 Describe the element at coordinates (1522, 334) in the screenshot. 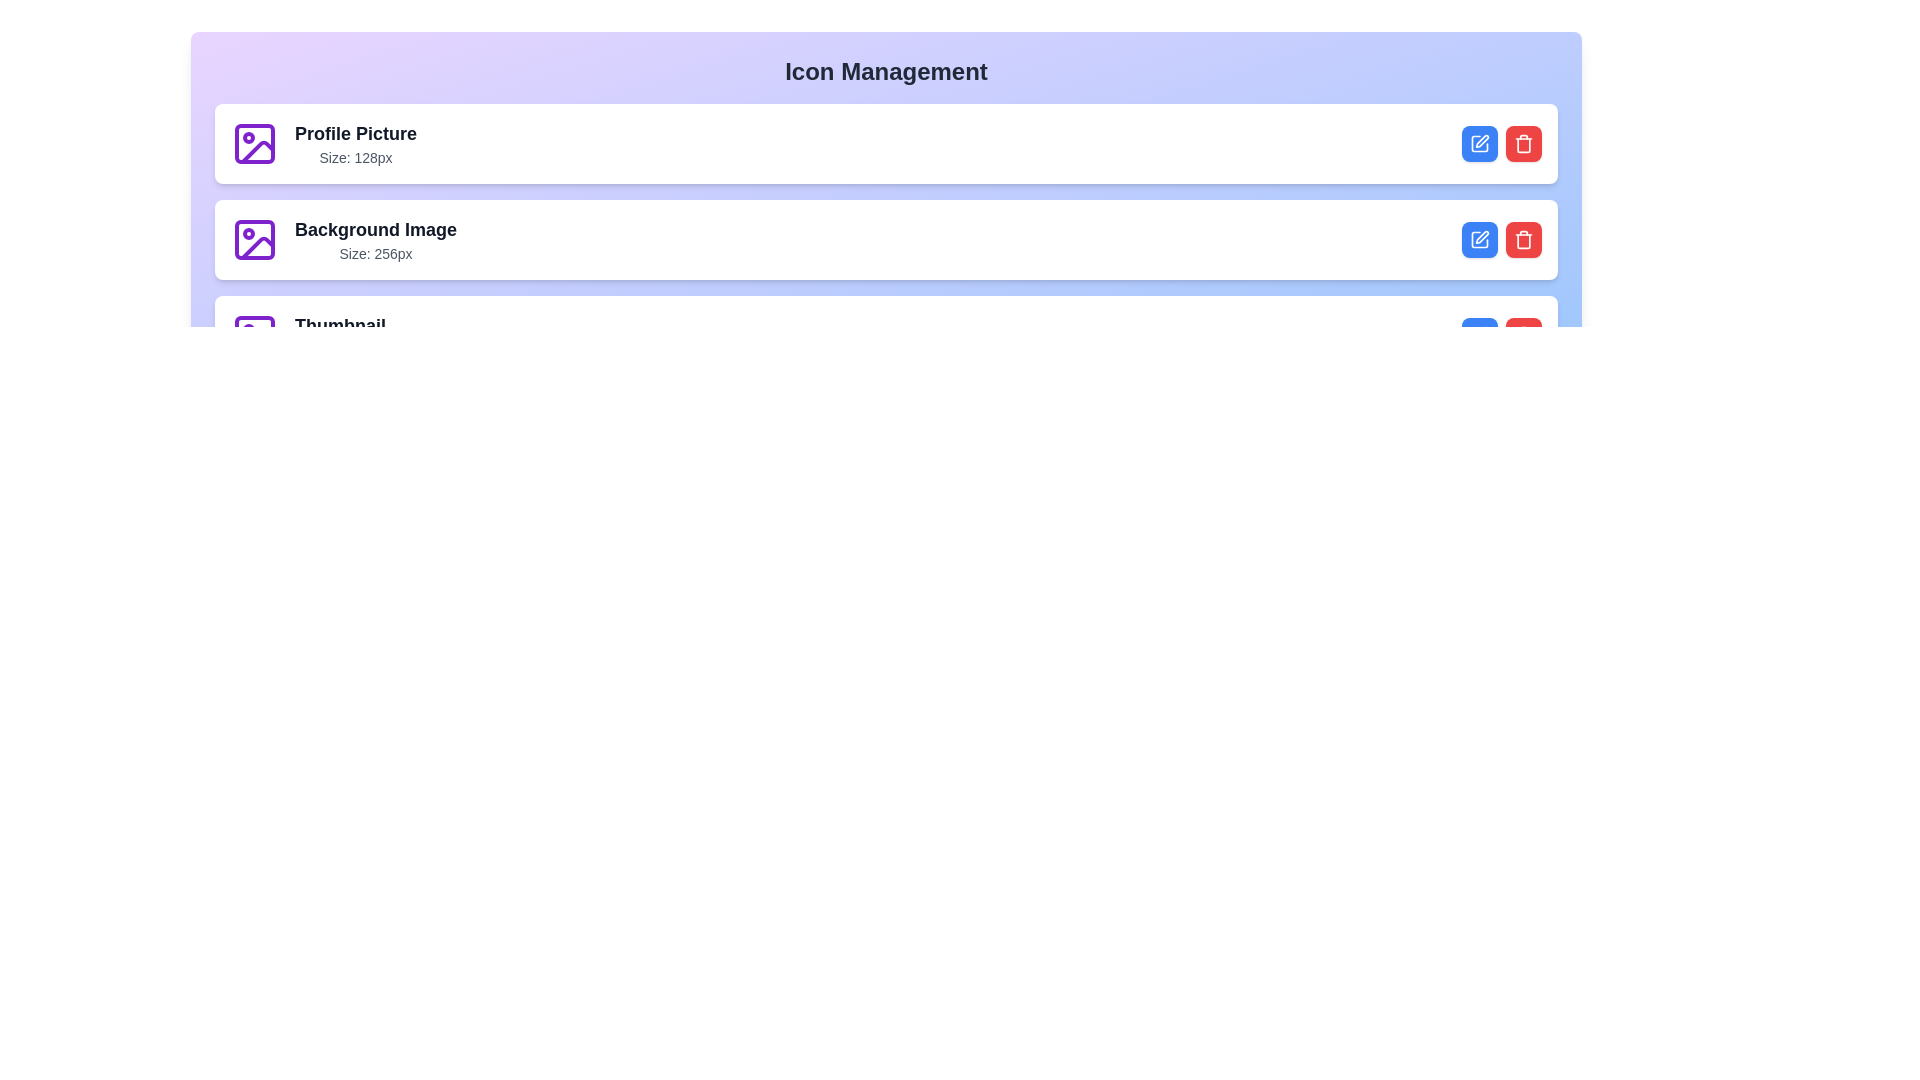

I see `the delete button with a red background, white text, rounded corners, and a trash bin icon, located at the right end of the third row in the layout` at that location.